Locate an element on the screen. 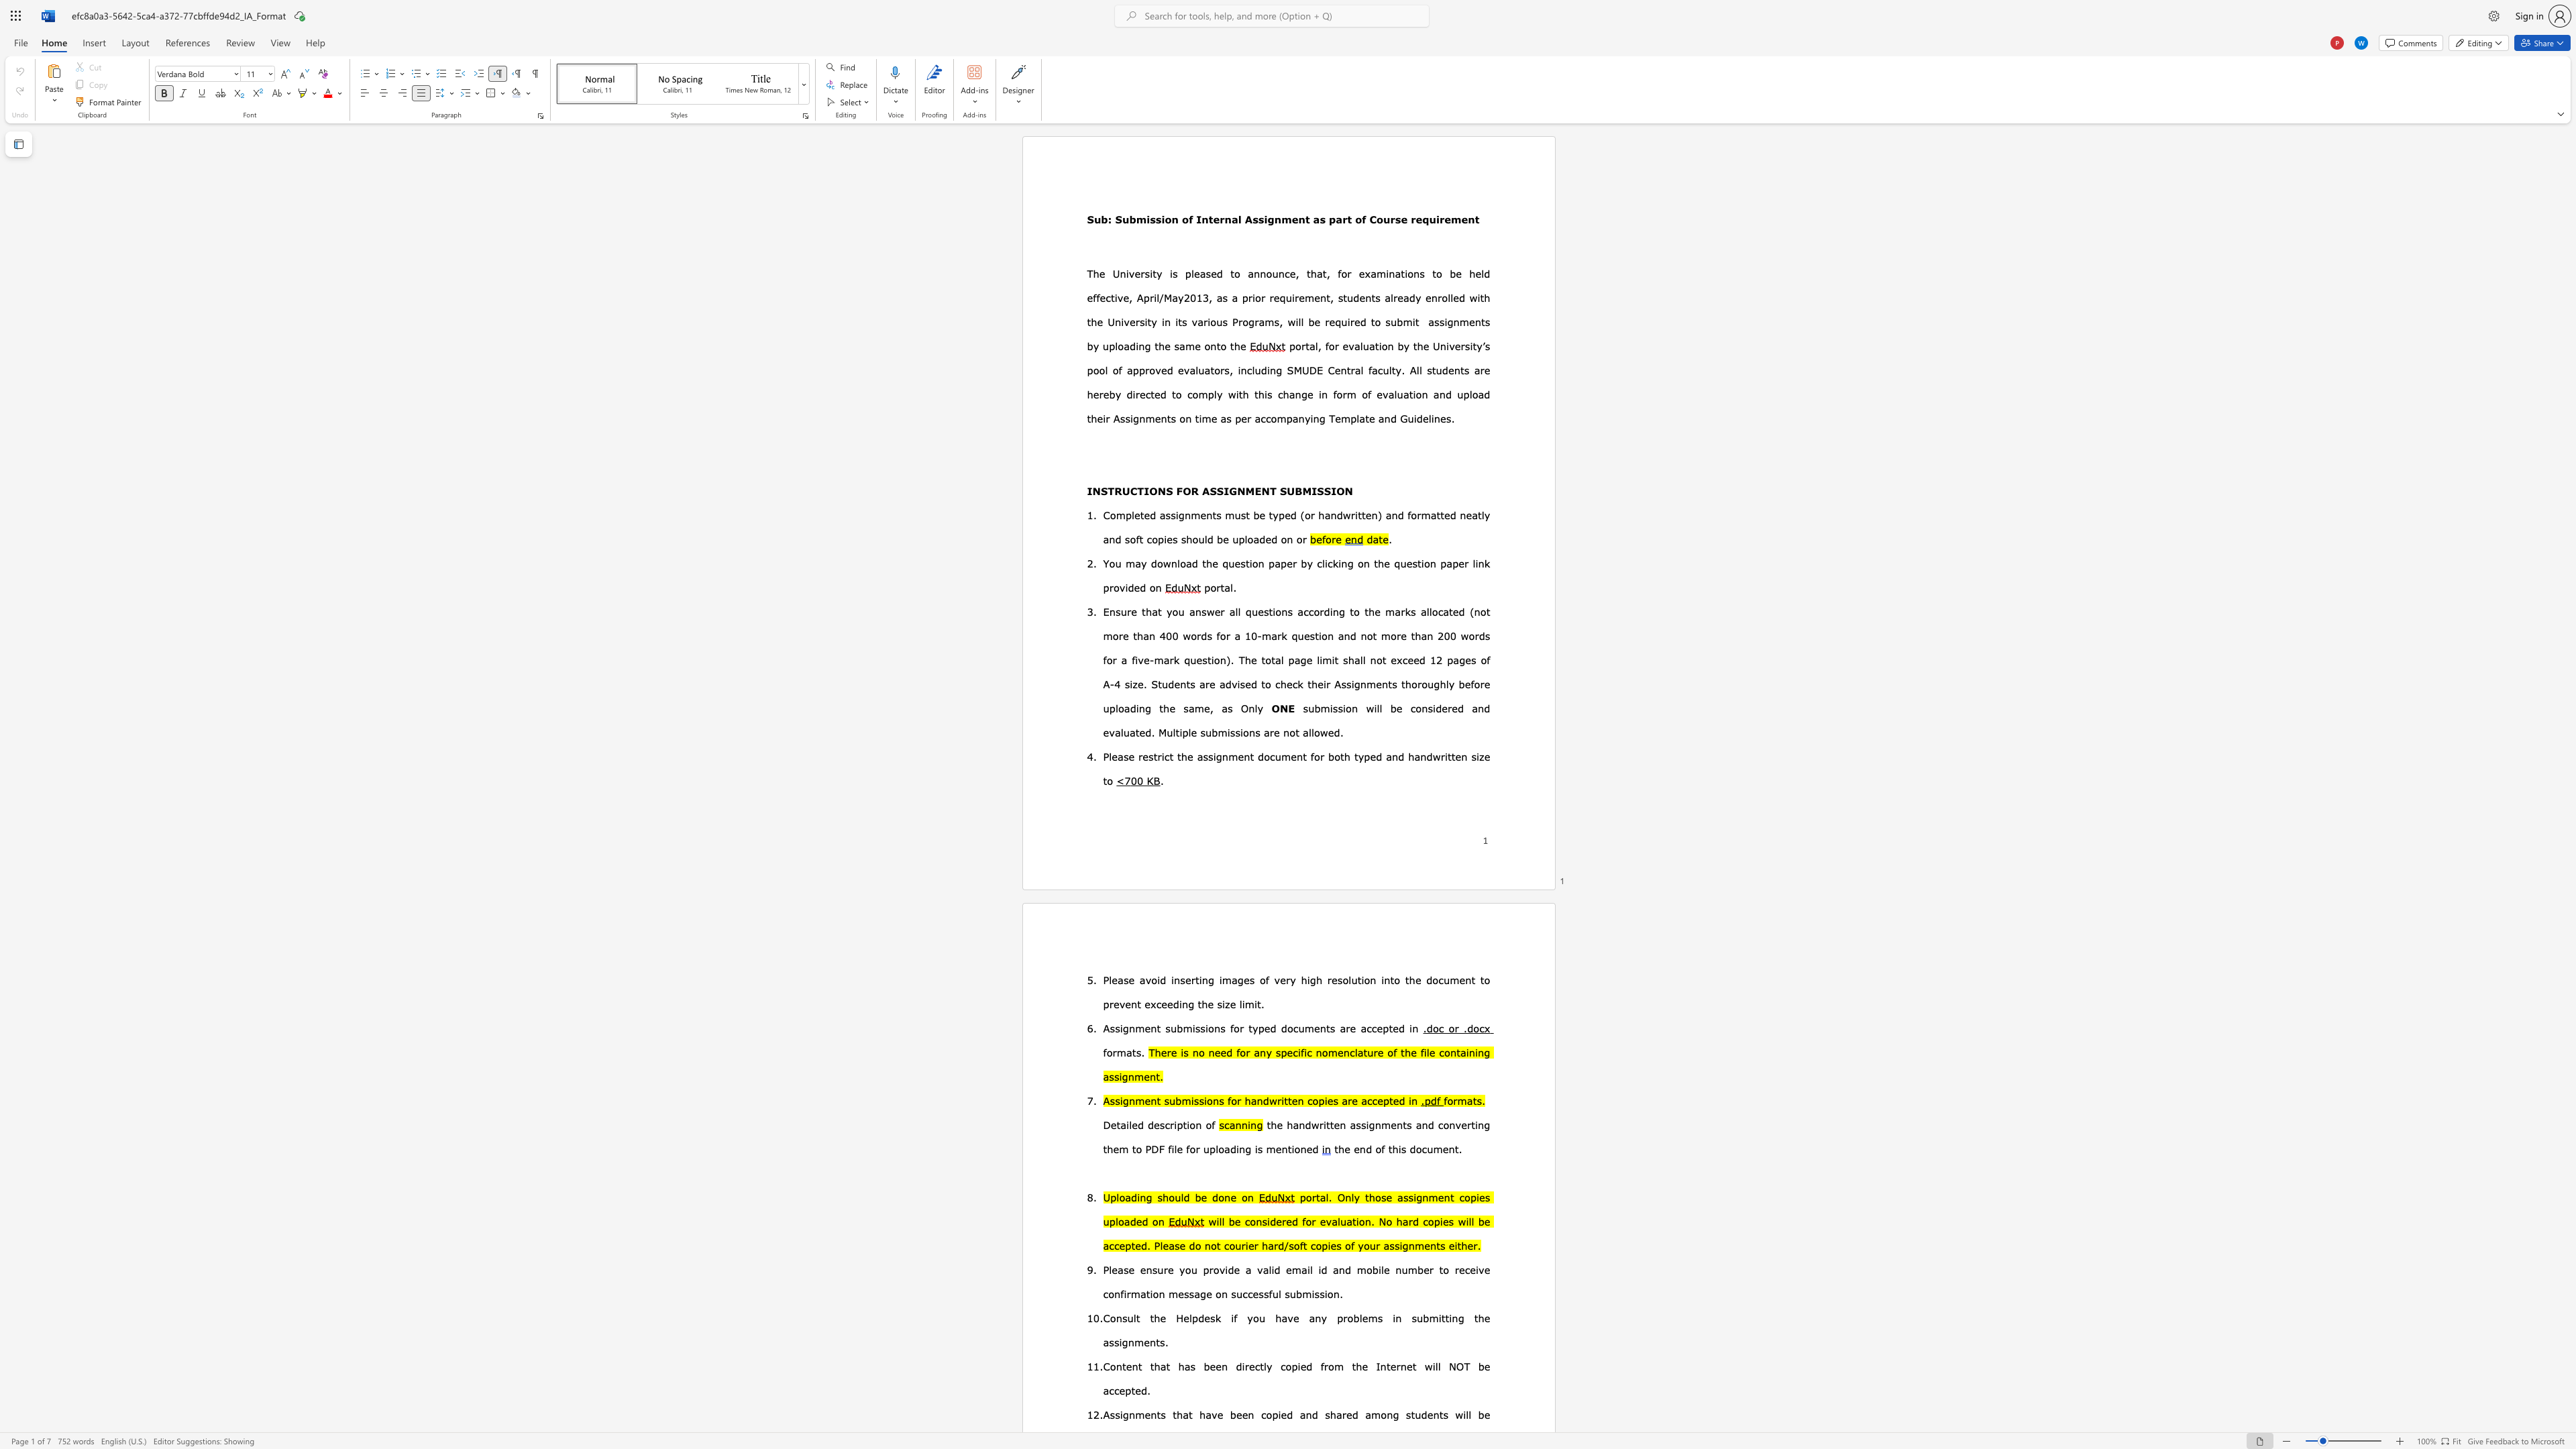 The image size is (2576, 1449). the subset text "loading t" within the text "by uploading the same onto the" is located at coordinates (1115, 346).